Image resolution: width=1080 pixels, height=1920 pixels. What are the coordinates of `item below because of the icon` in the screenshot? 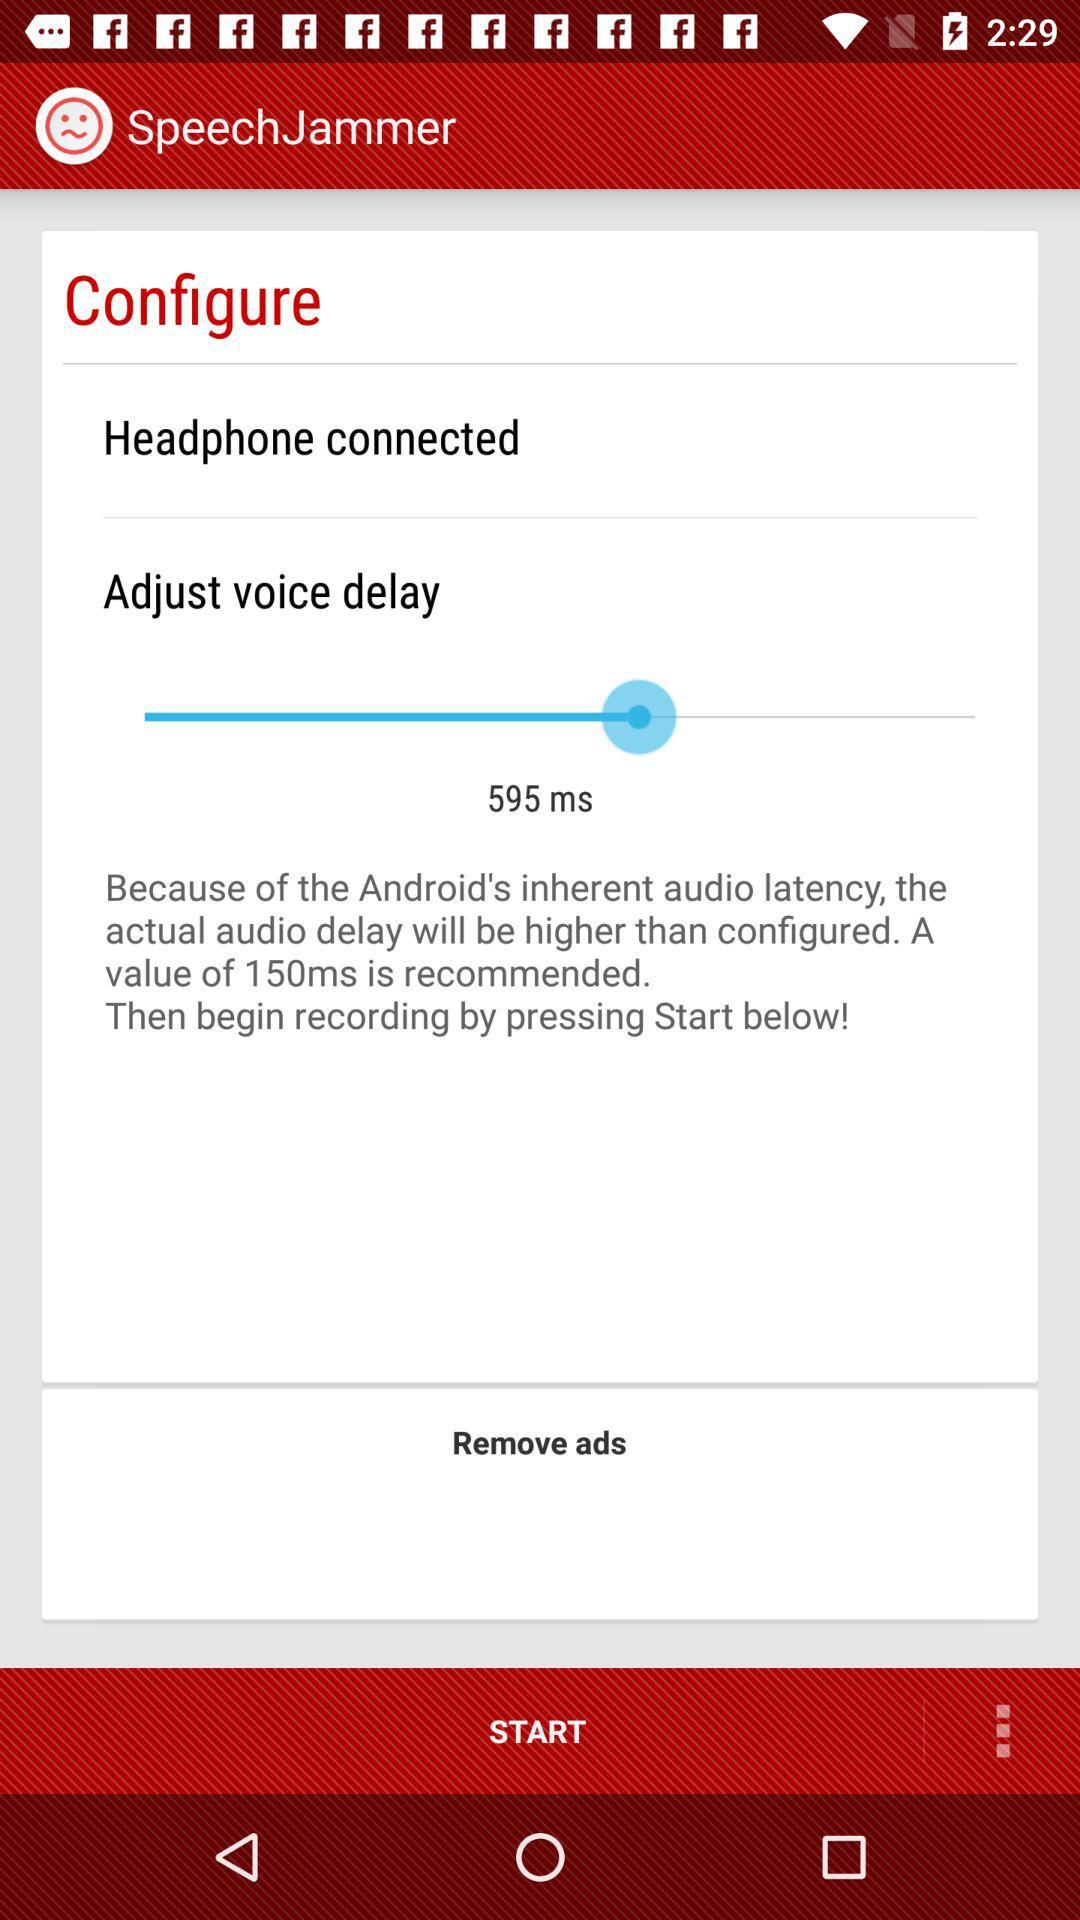 It's located at (538, 1441).